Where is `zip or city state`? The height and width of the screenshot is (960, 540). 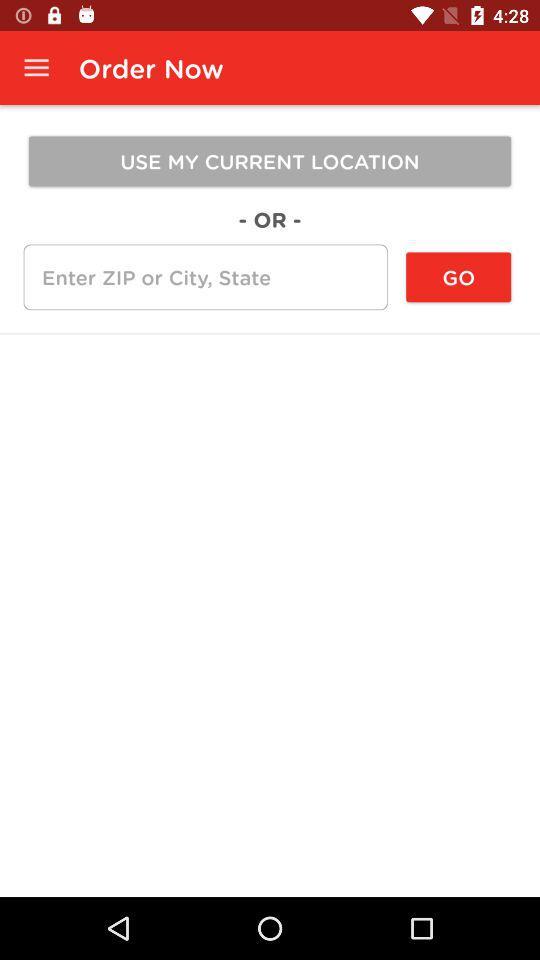
zip or city state is located at coordinates (204, 276).